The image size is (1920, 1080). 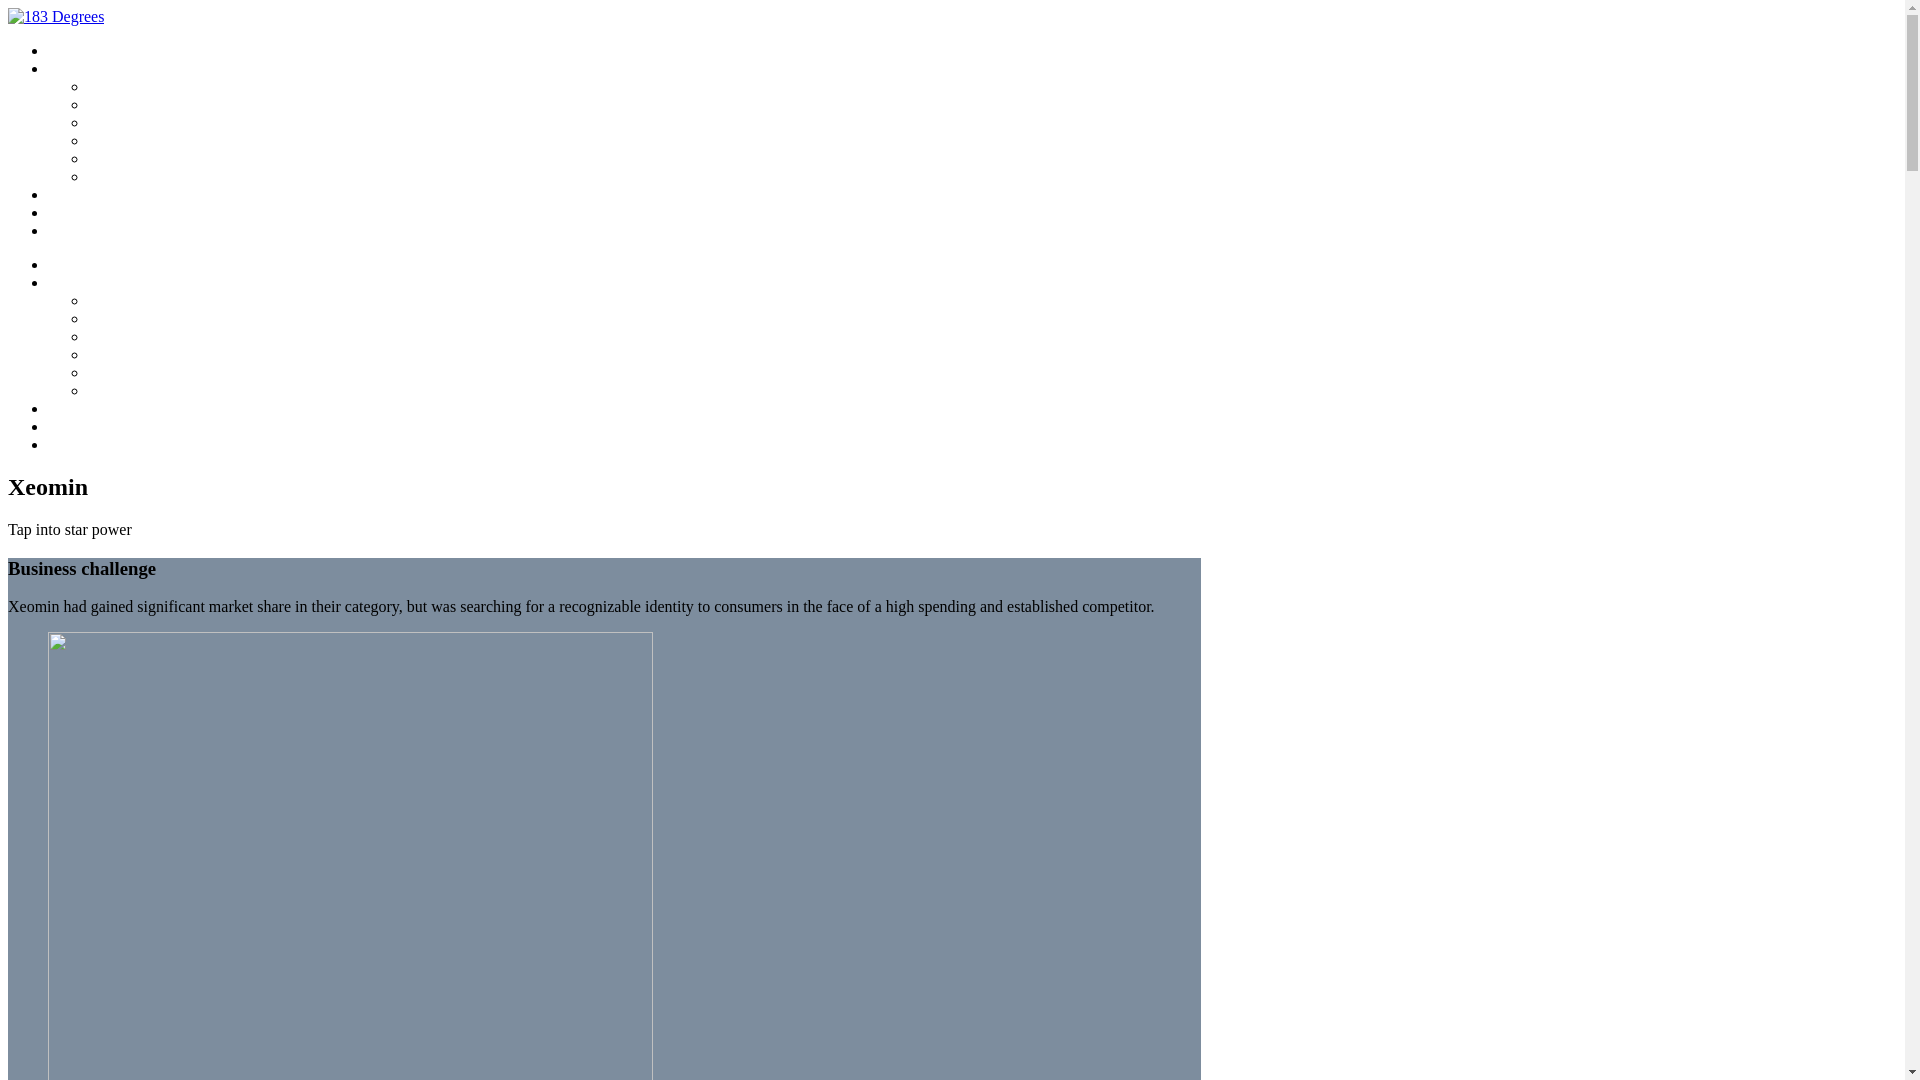 What do you see at coordinates (143, 140) in the screenshot?
I see `'FreeStyle Comfort'` at bounding box center [143, 140].